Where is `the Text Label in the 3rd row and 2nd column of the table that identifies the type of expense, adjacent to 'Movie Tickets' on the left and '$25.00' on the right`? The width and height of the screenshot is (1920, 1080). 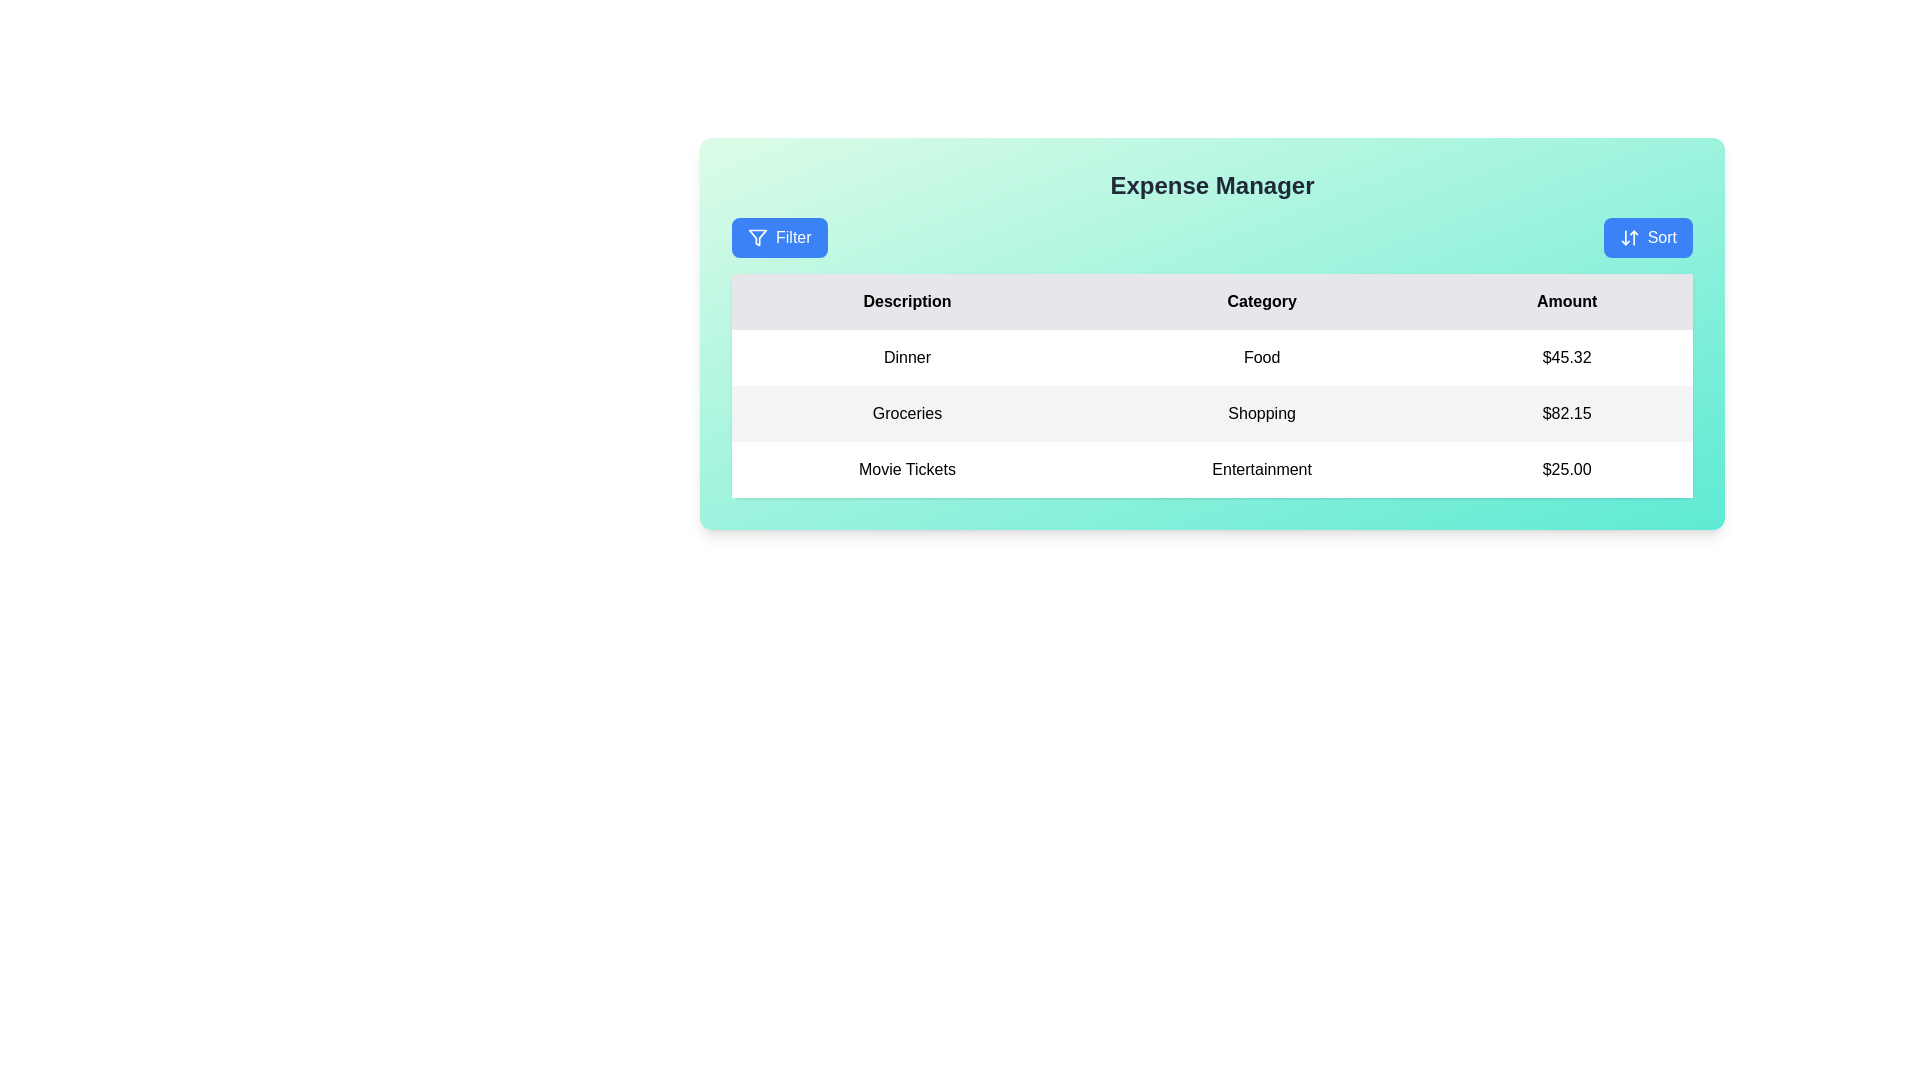 the Text Label in the 3rd row and 2nd column of the table that identifies the type of expense, adjacent to 'Movie Tickets' on the left and '$25.00' on the right is located at coordinates (1261, 470).